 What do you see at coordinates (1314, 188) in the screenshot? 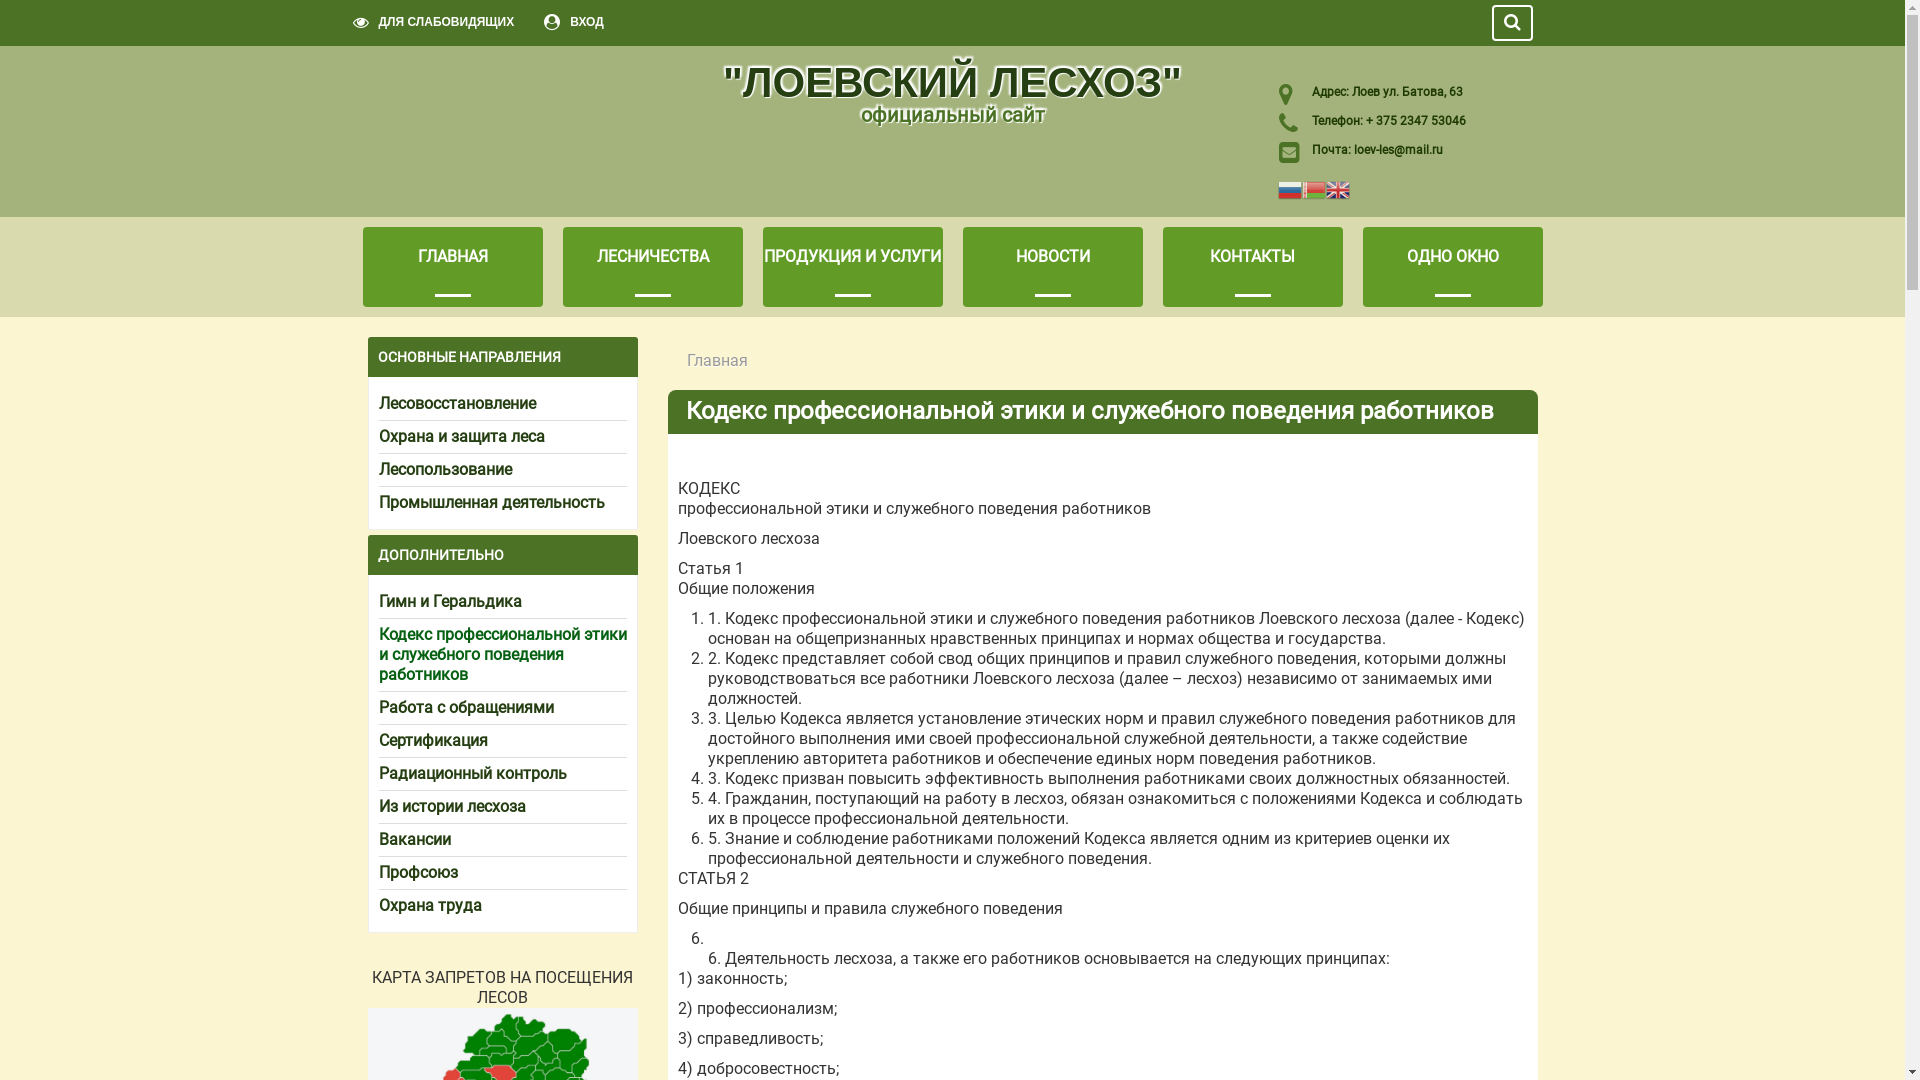
I see `'Belarusian'` at bounding box center [1314, 188].